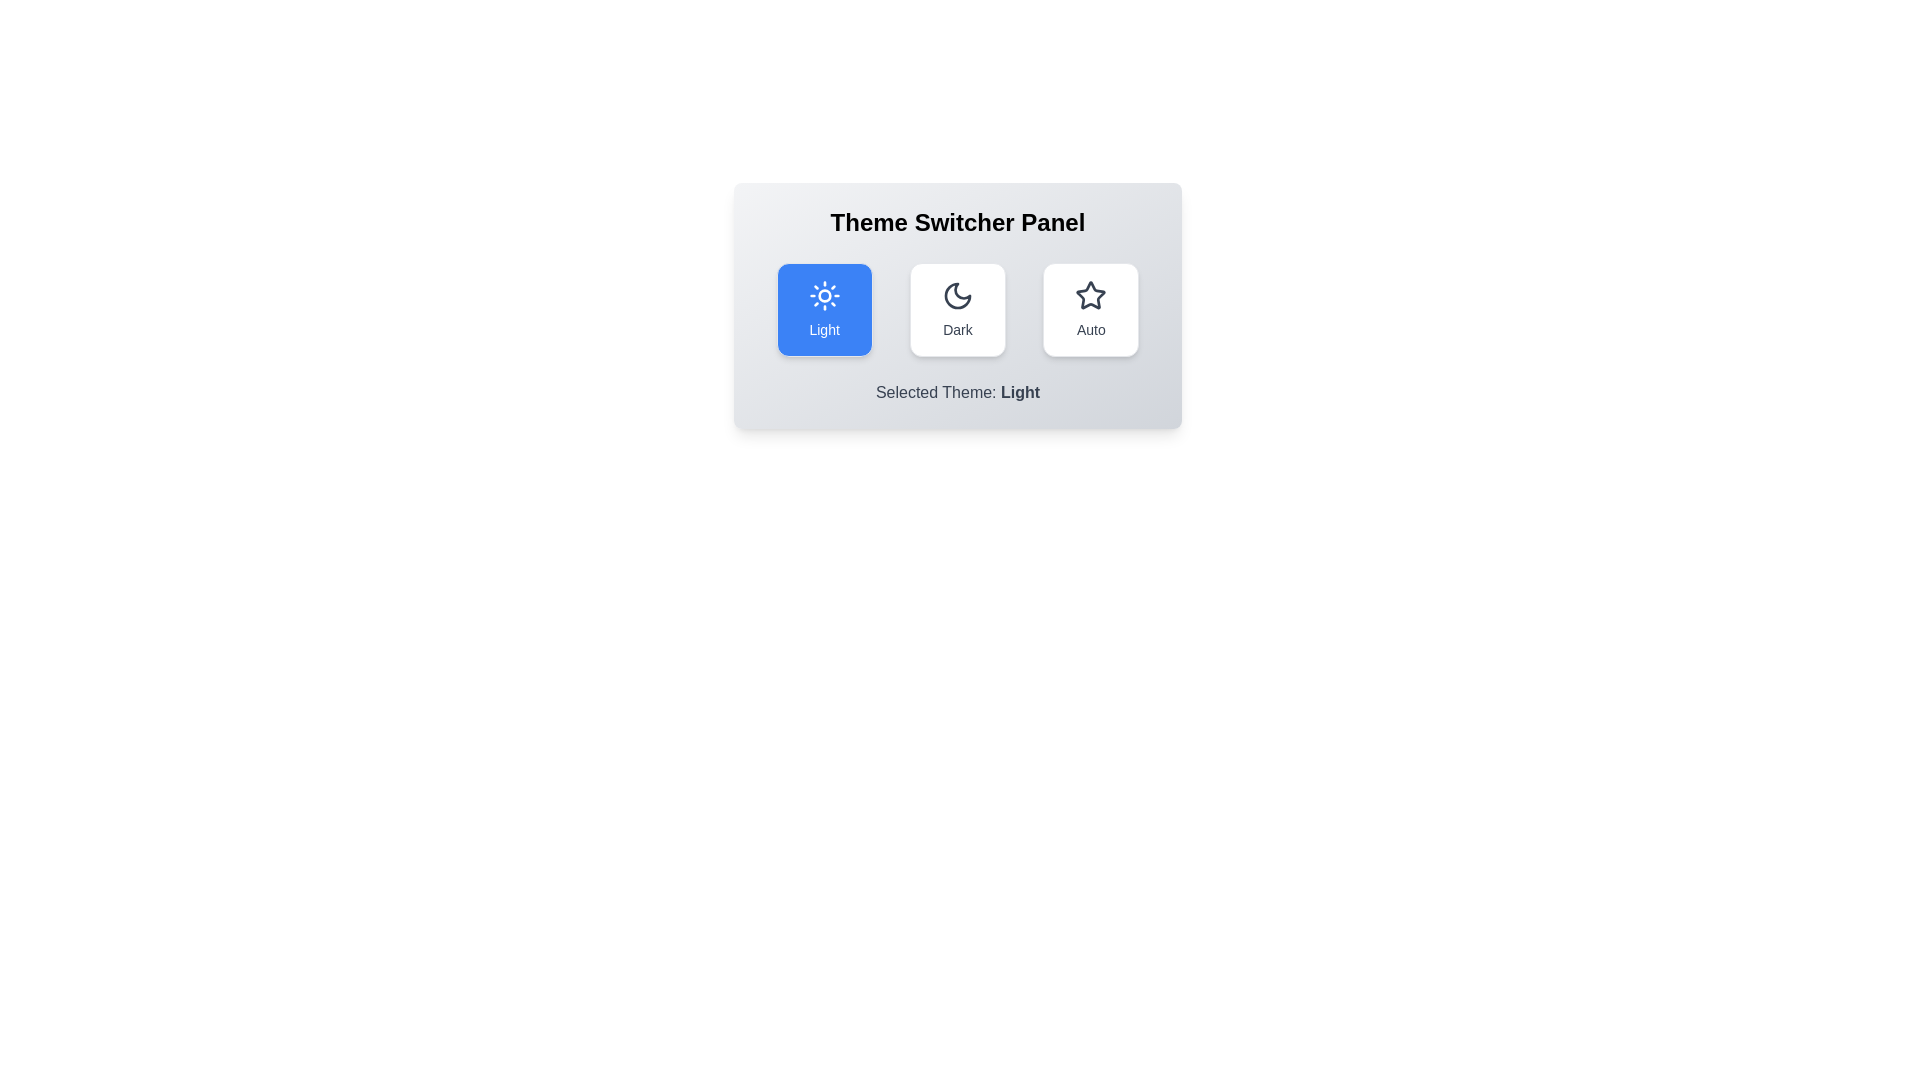 The image size is (1920, 1080). What do you see at coordinates (956, 296) in the screenshot?
I see `the crescent moon icon inside the theme switcher button` at bounding box center [956, 296].